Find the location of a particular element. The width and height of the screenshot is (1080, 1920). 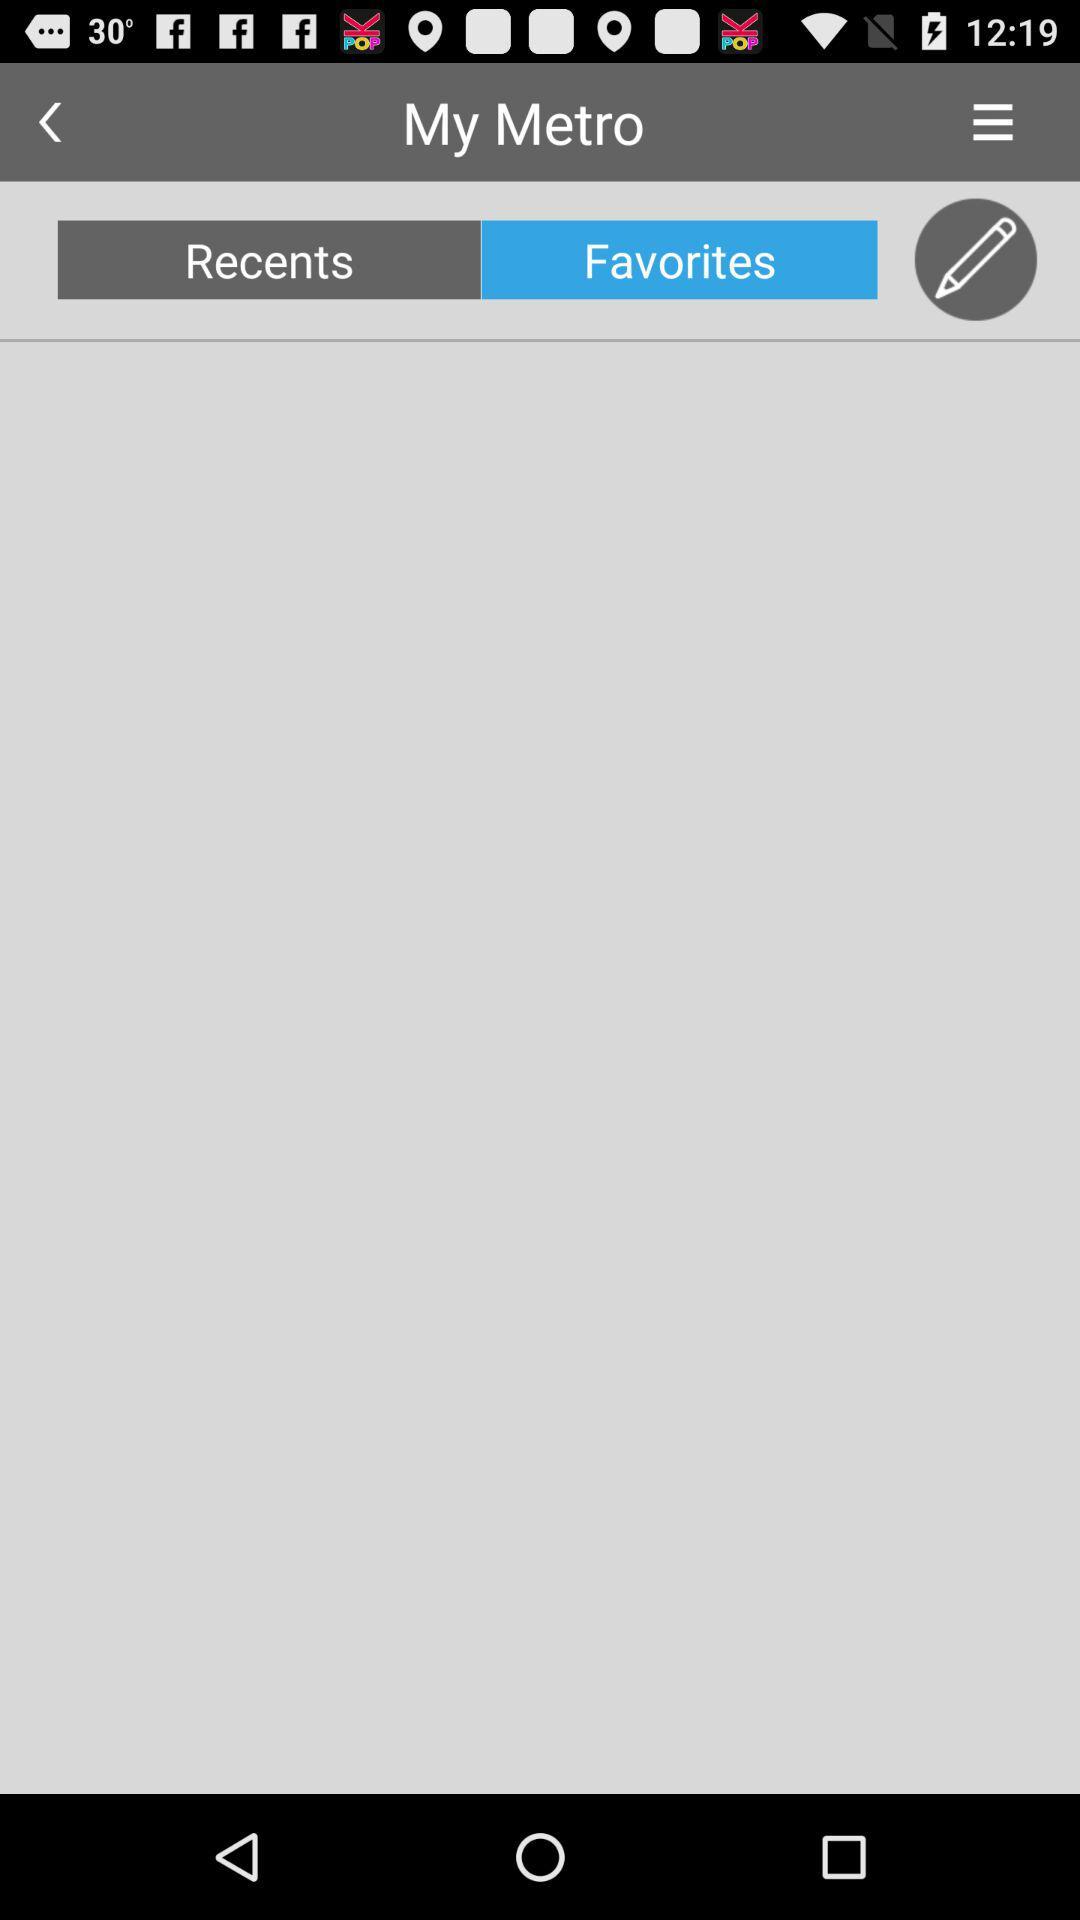

item to the right of the recents icon is located at coordinates (678, 258).